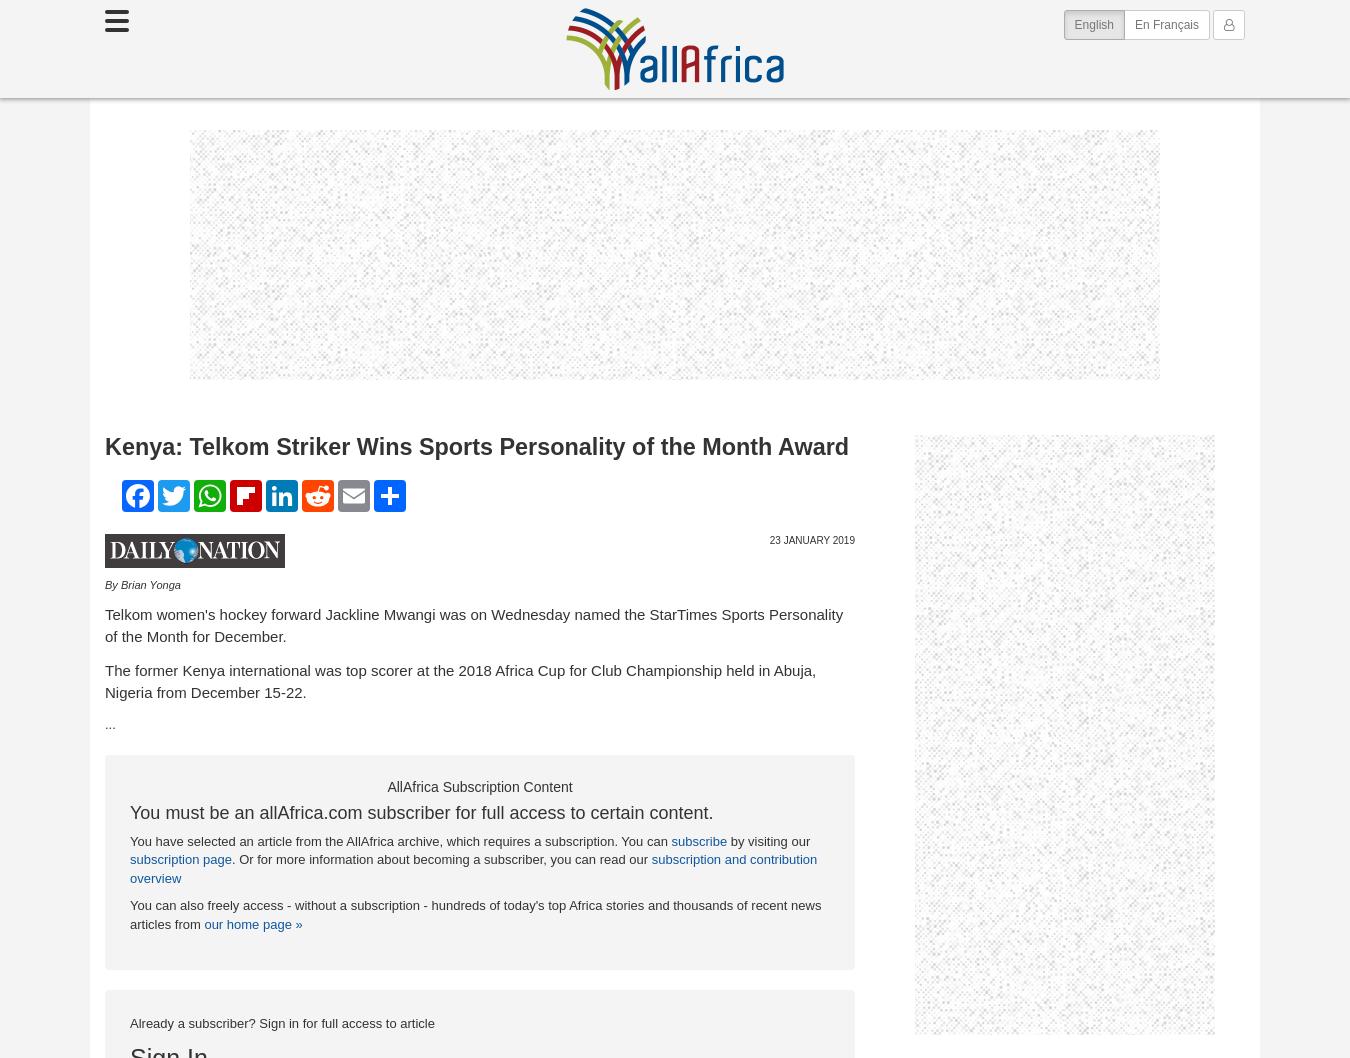 This screenshot has height=1058, width=1350. What do you see at coordinates (1133, 24) in the screenshot?
I see `'En Français'` at bounding box center [1133, 24].